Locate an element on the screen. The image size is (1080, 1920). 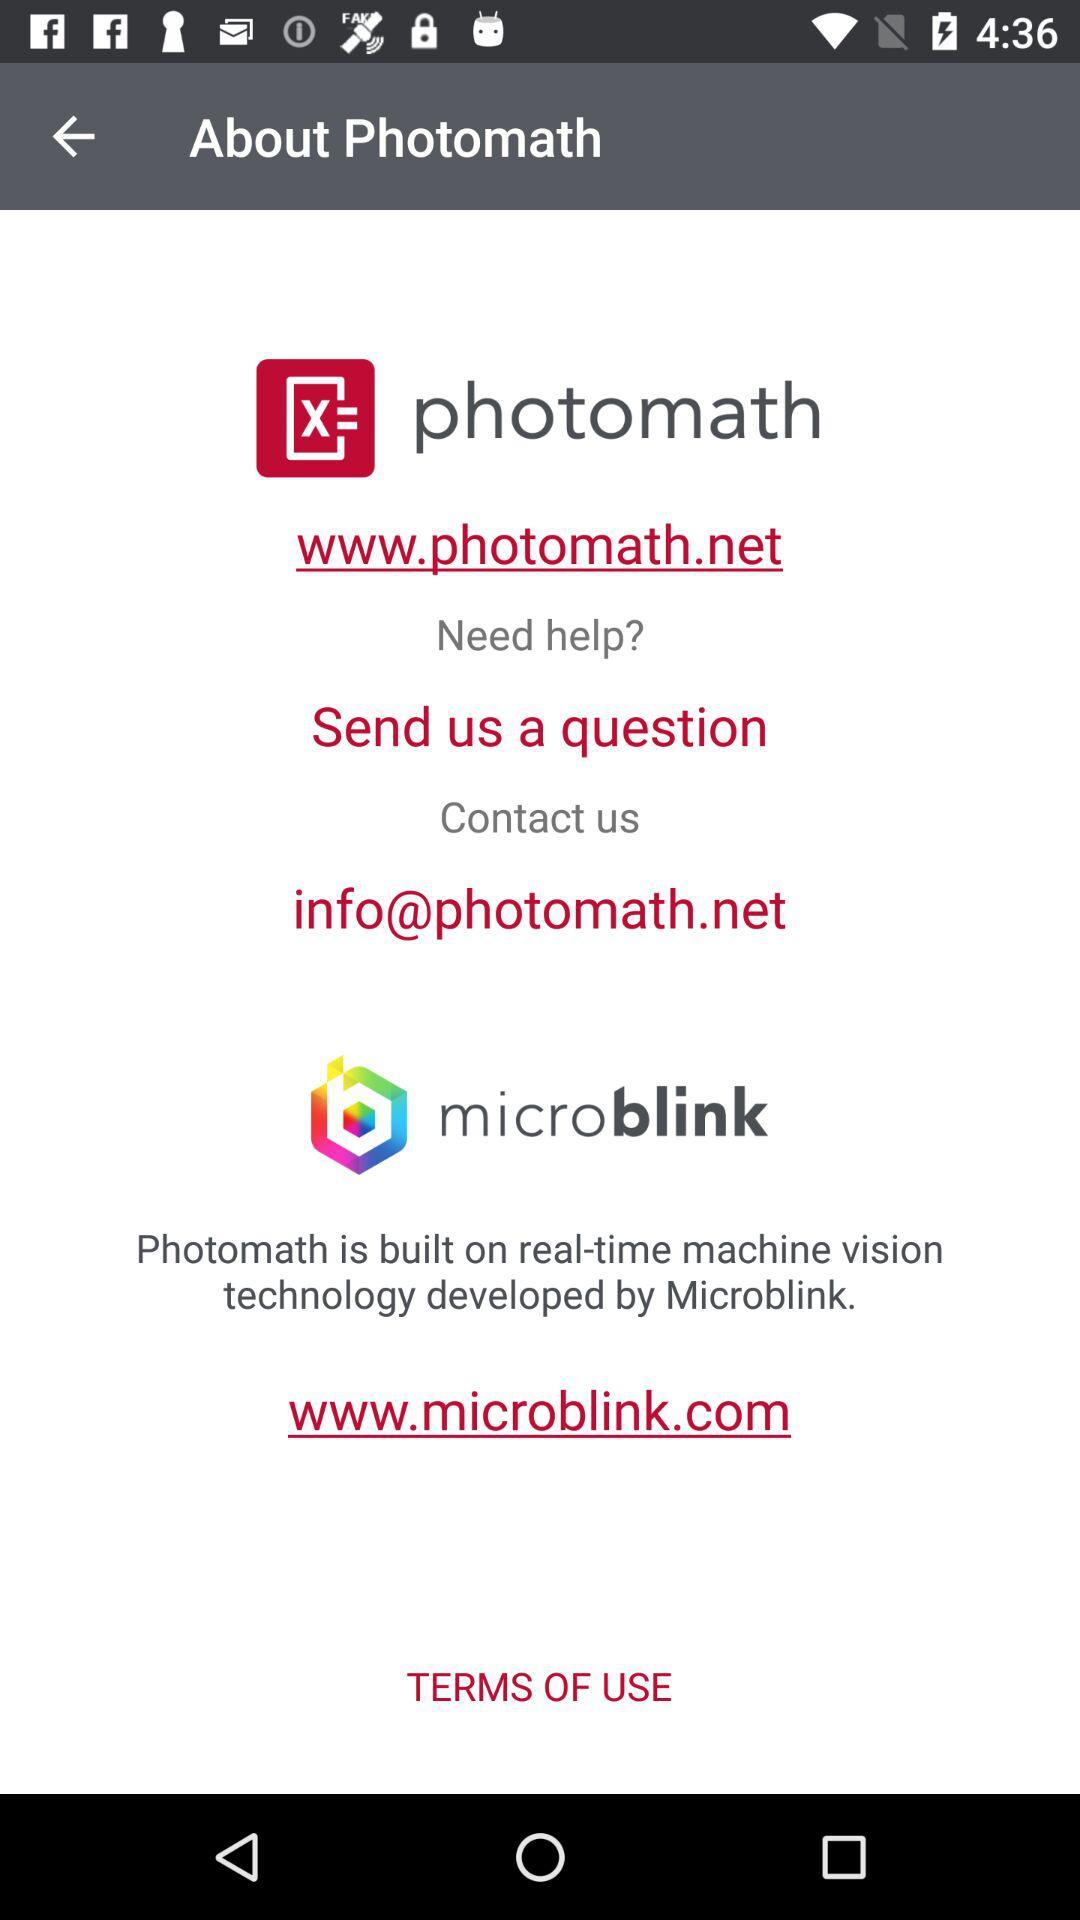
the item below the need help? icon is located at coordinates (540, 723).